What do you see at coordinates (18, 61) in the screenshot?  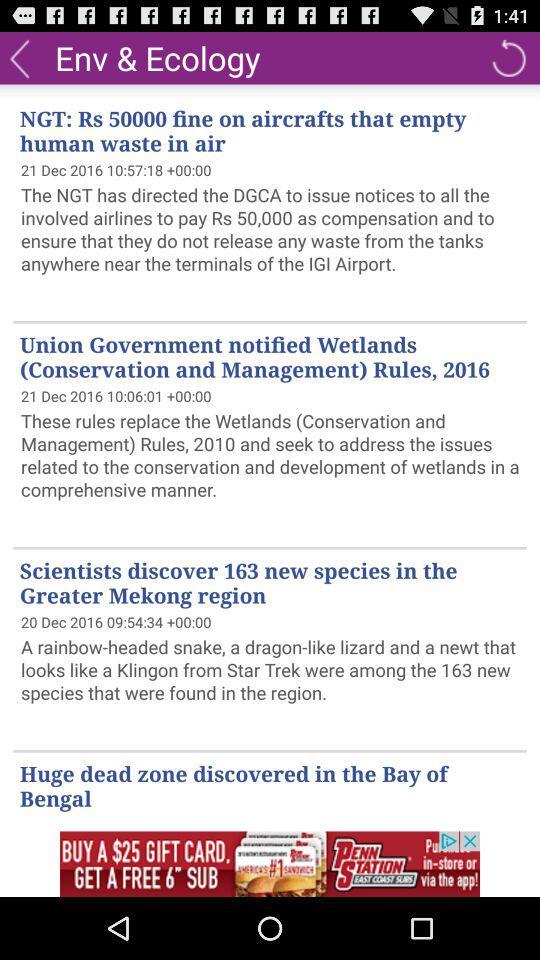 I see `the arrow_backward icon` at bounding box center [18, 61].